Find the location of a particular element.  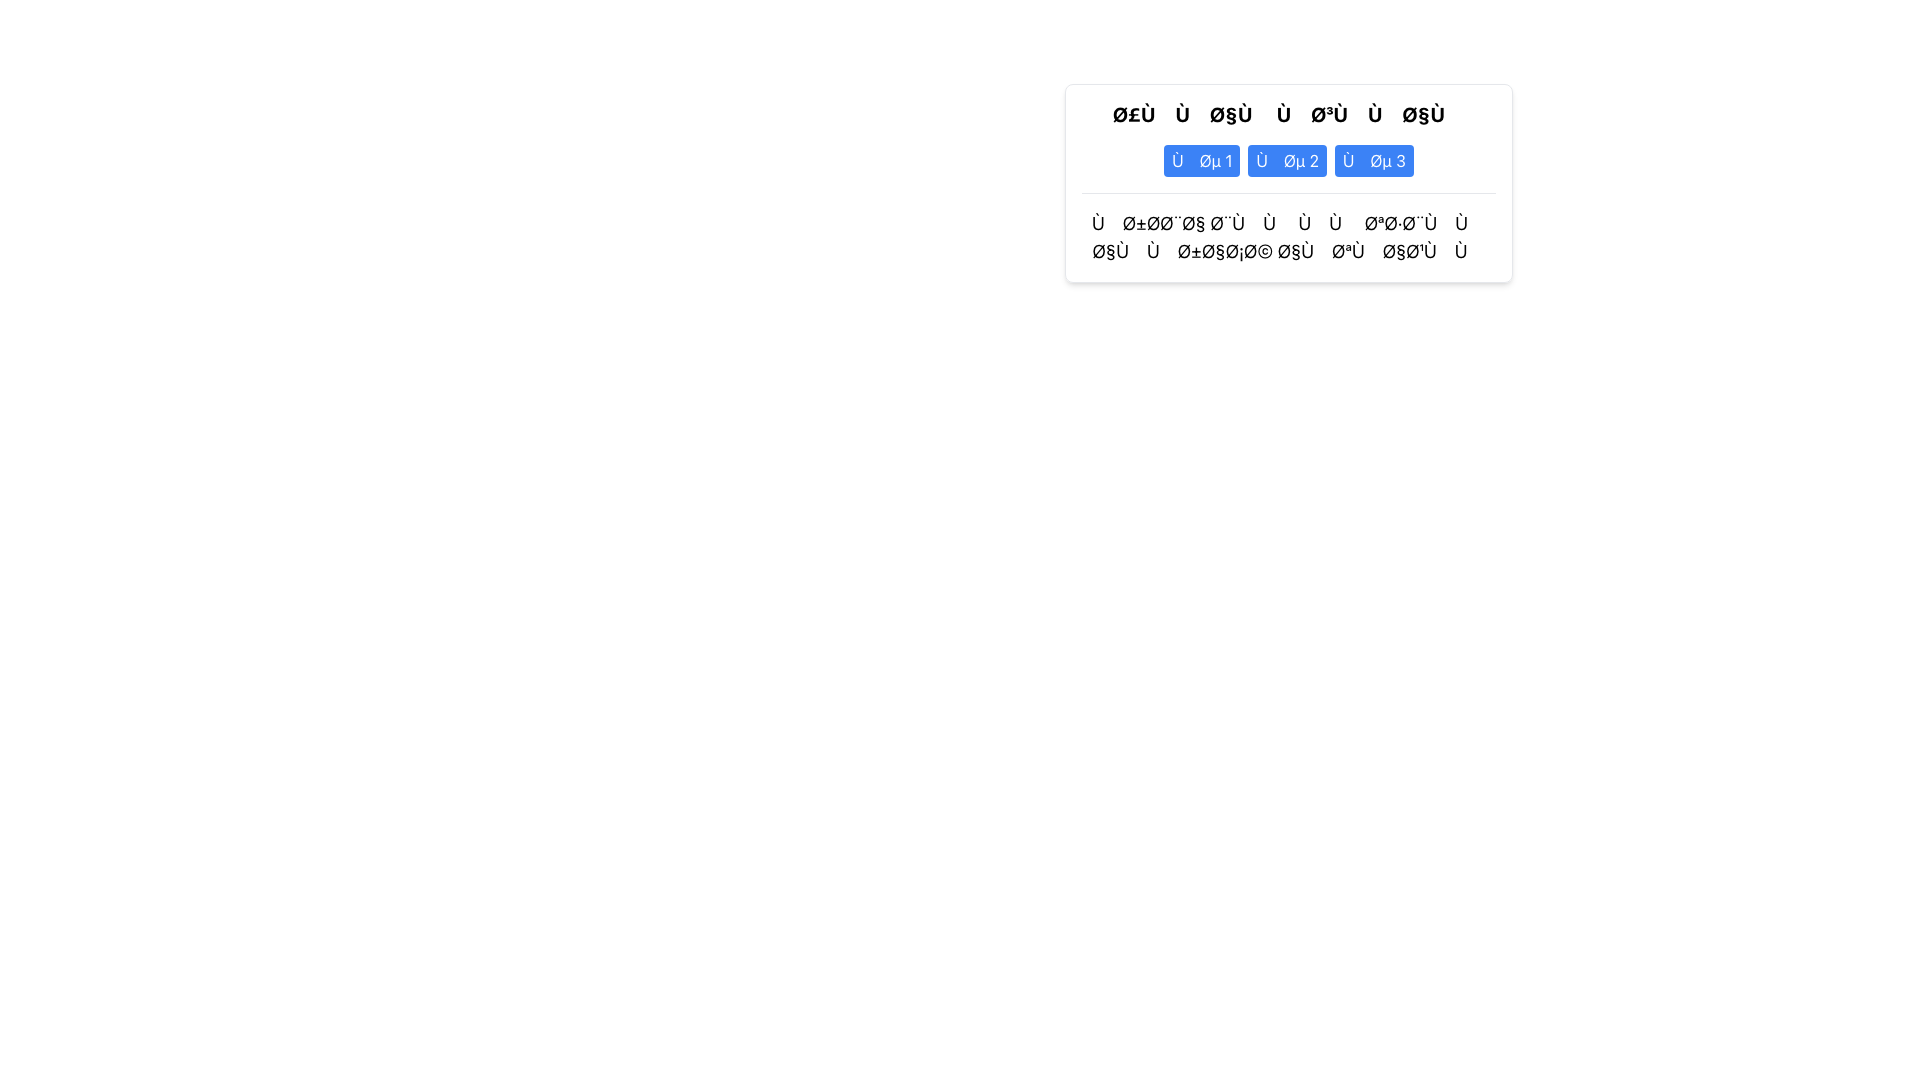

the blue rectangular button labeled 'Ùµ 3' using keyboard navigation is located at coordinates (1373, 160).